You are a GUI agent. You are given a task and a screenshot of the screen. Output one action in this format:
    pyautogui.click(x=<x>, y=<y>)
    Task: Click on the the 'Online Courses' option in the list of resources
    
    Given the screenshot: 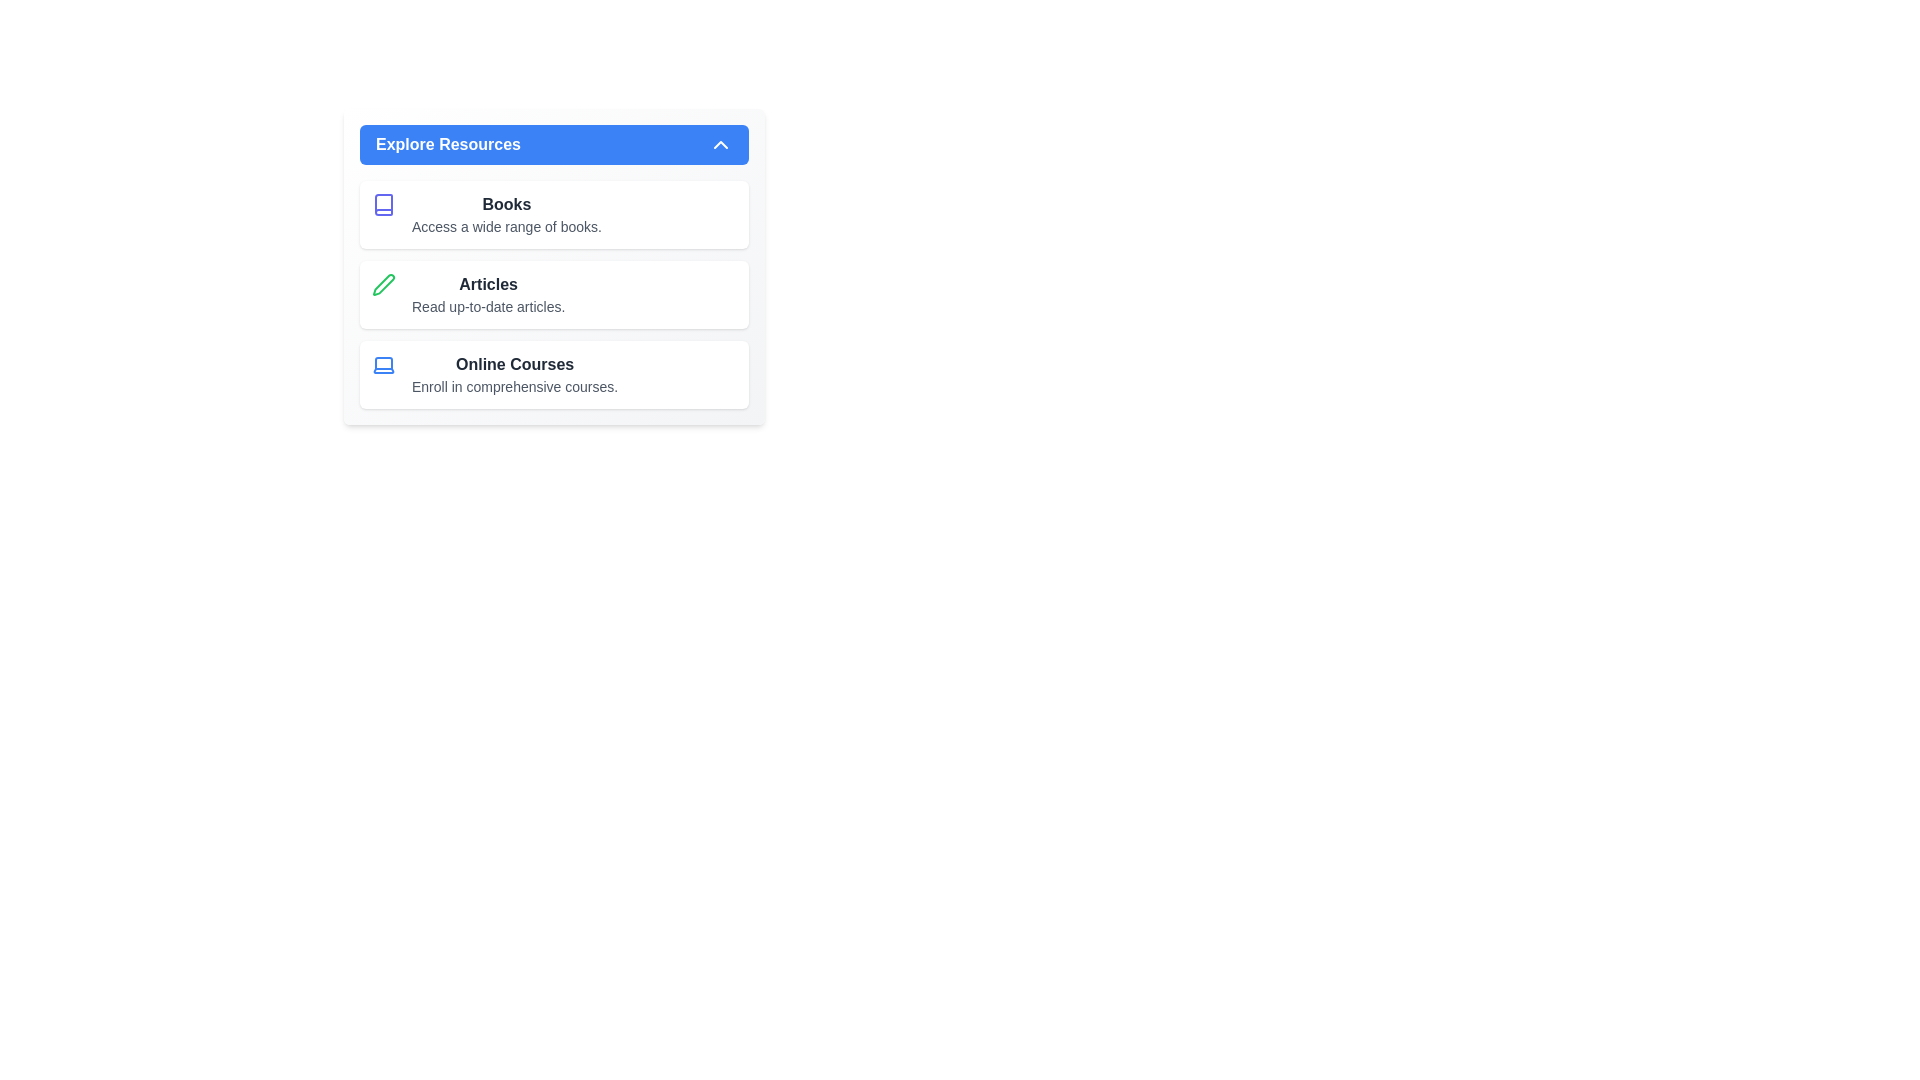 What is the action you would take?
    pyautogui.click(x=515, y=374)
    